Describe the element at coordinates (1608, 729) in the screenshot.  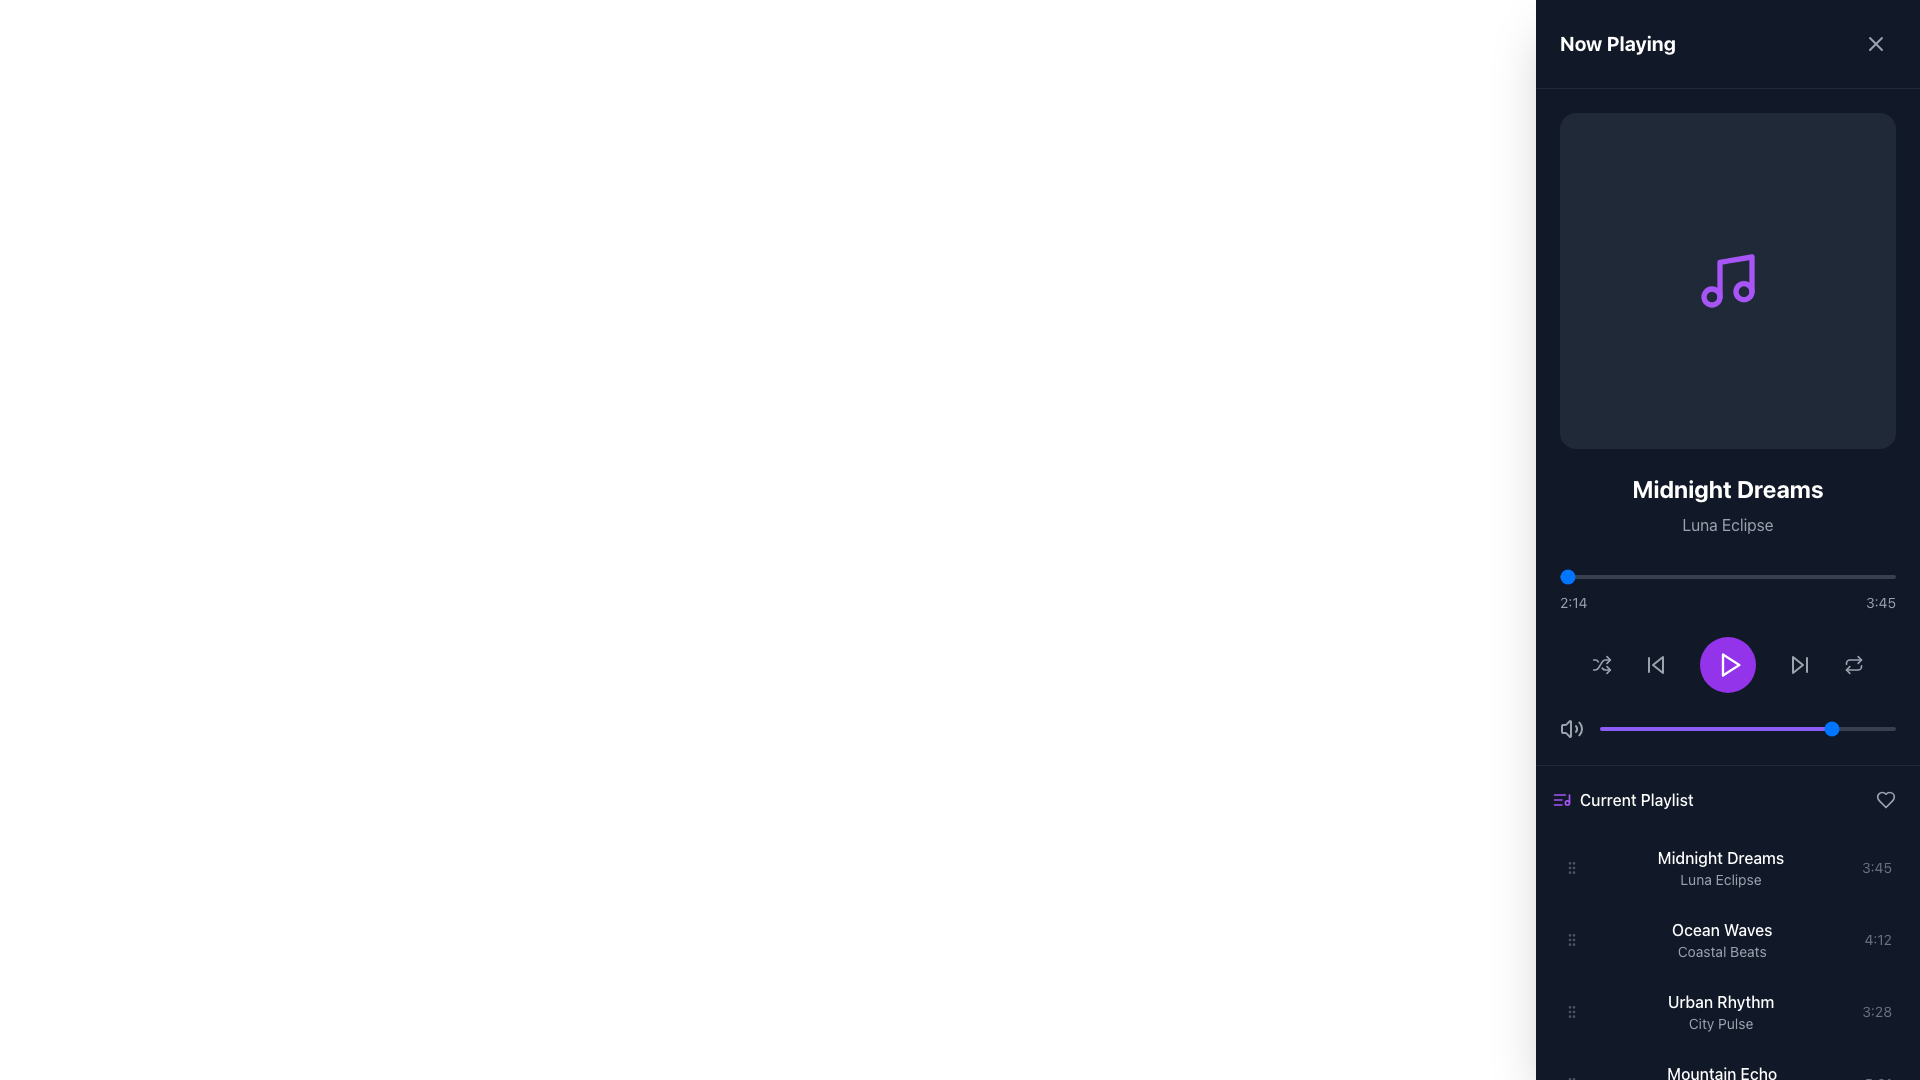
I see `the slider value` at that location.